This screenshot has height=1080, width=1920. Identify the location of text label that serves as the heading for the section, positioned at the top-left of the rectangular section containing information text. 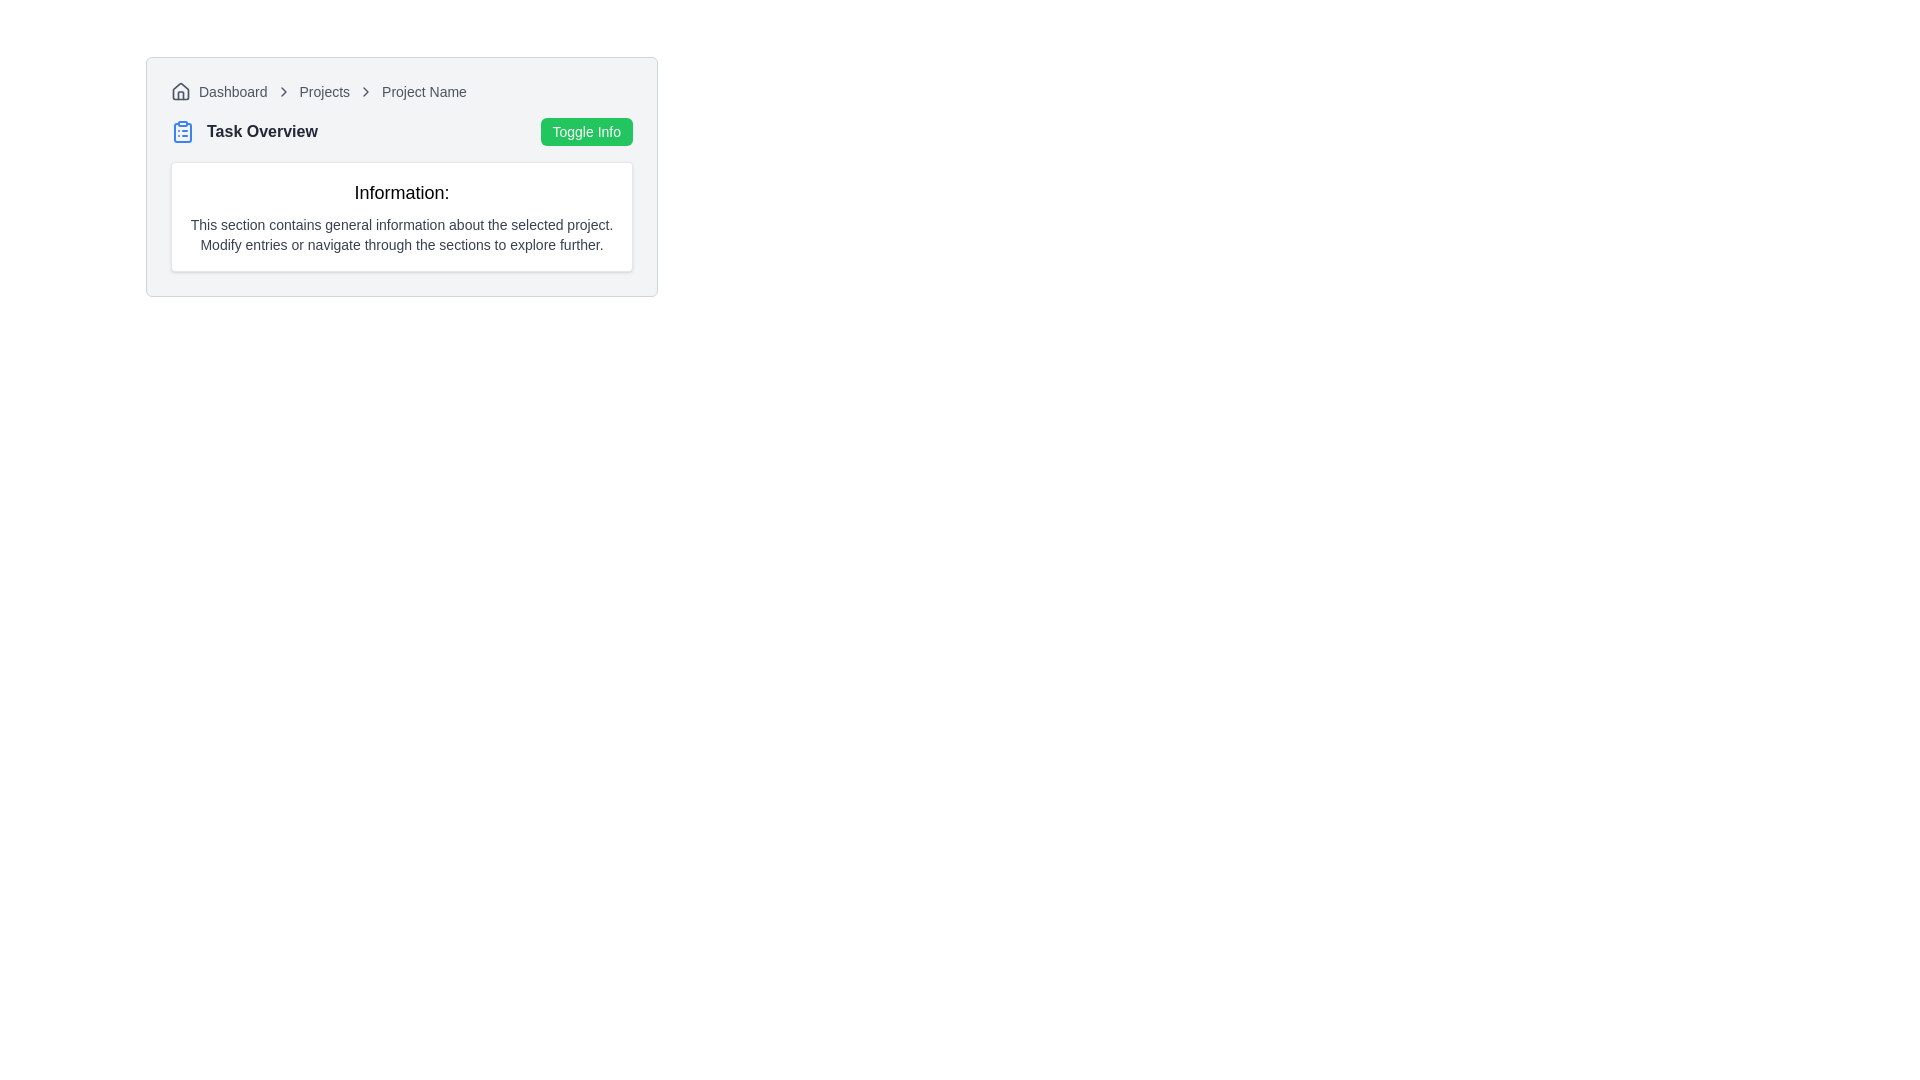
(401, 192).